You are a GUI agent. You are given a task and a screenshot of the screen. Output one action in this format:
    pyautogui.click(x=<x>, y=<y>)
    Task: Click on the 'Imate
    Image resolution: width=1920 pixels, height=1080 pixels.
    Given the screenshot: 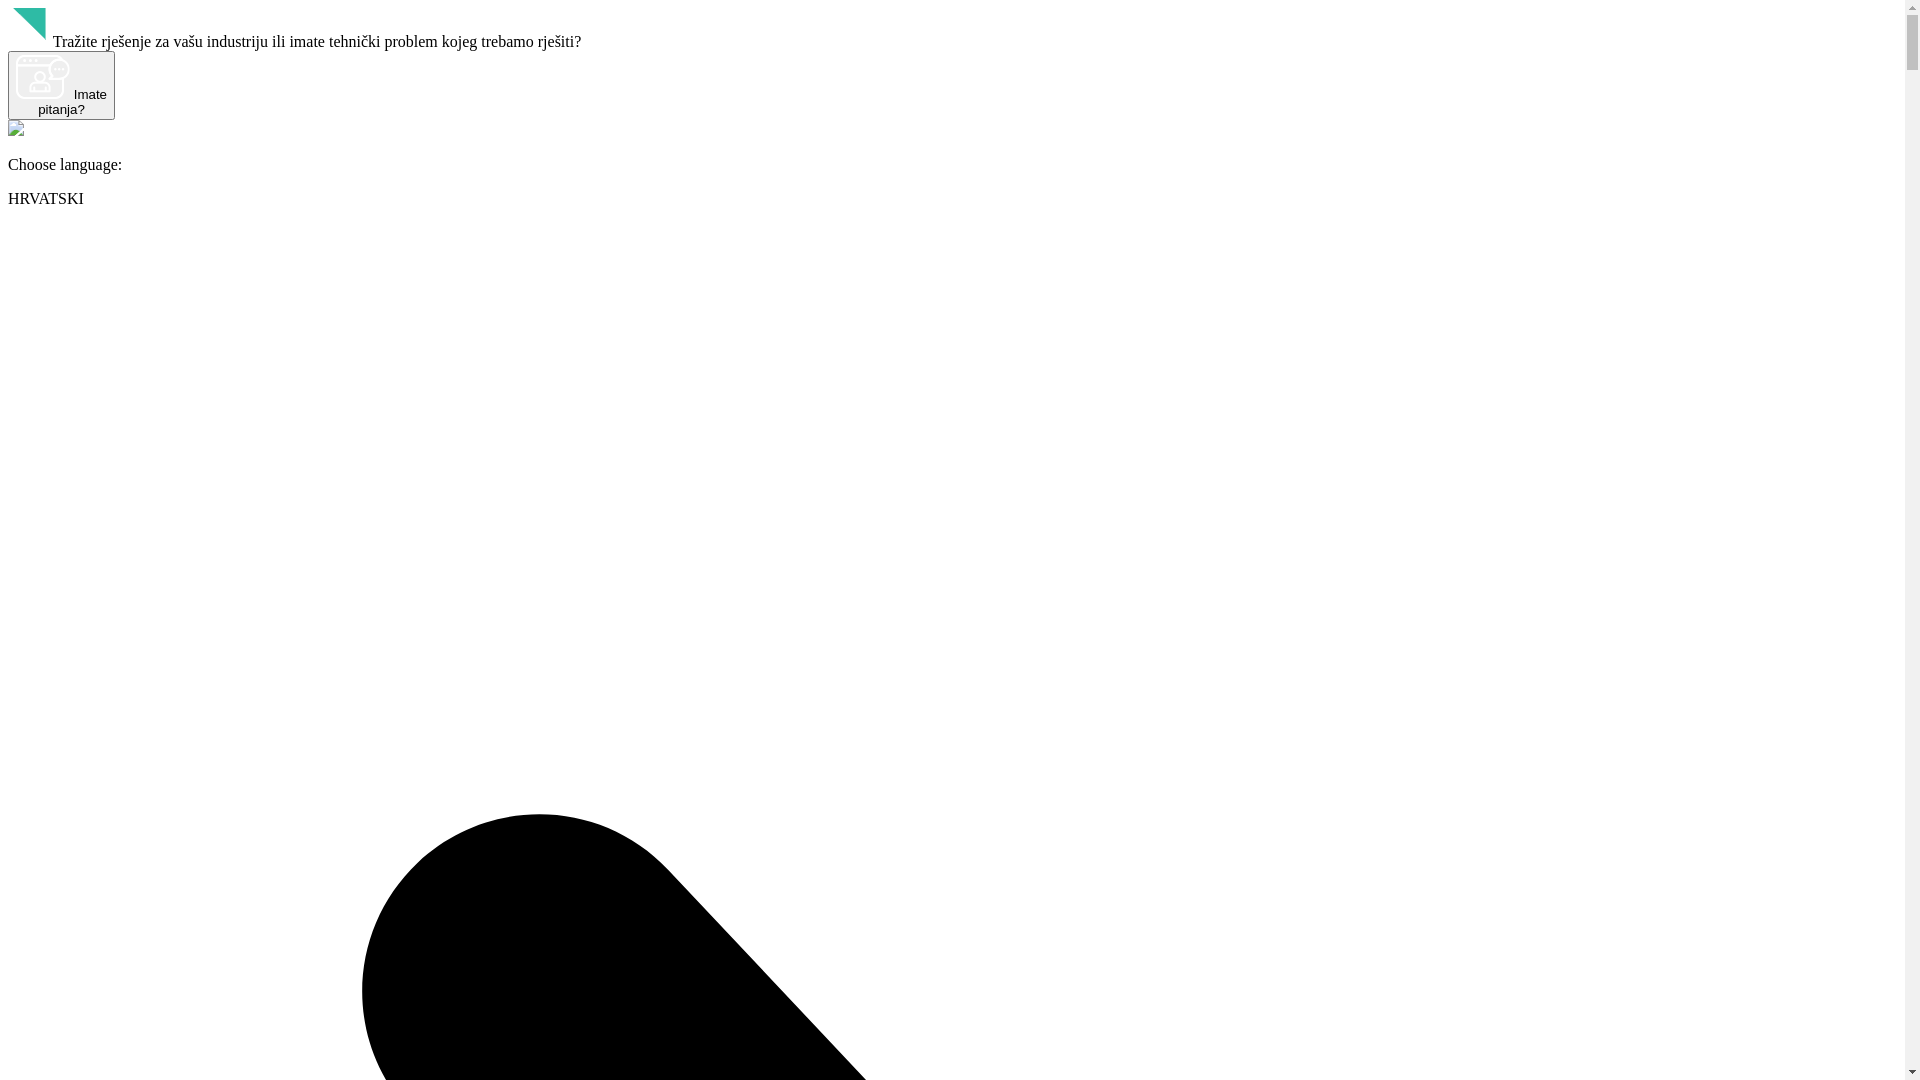 What is the action you would take?
    pyautogui.click(x=61, y=84)
    